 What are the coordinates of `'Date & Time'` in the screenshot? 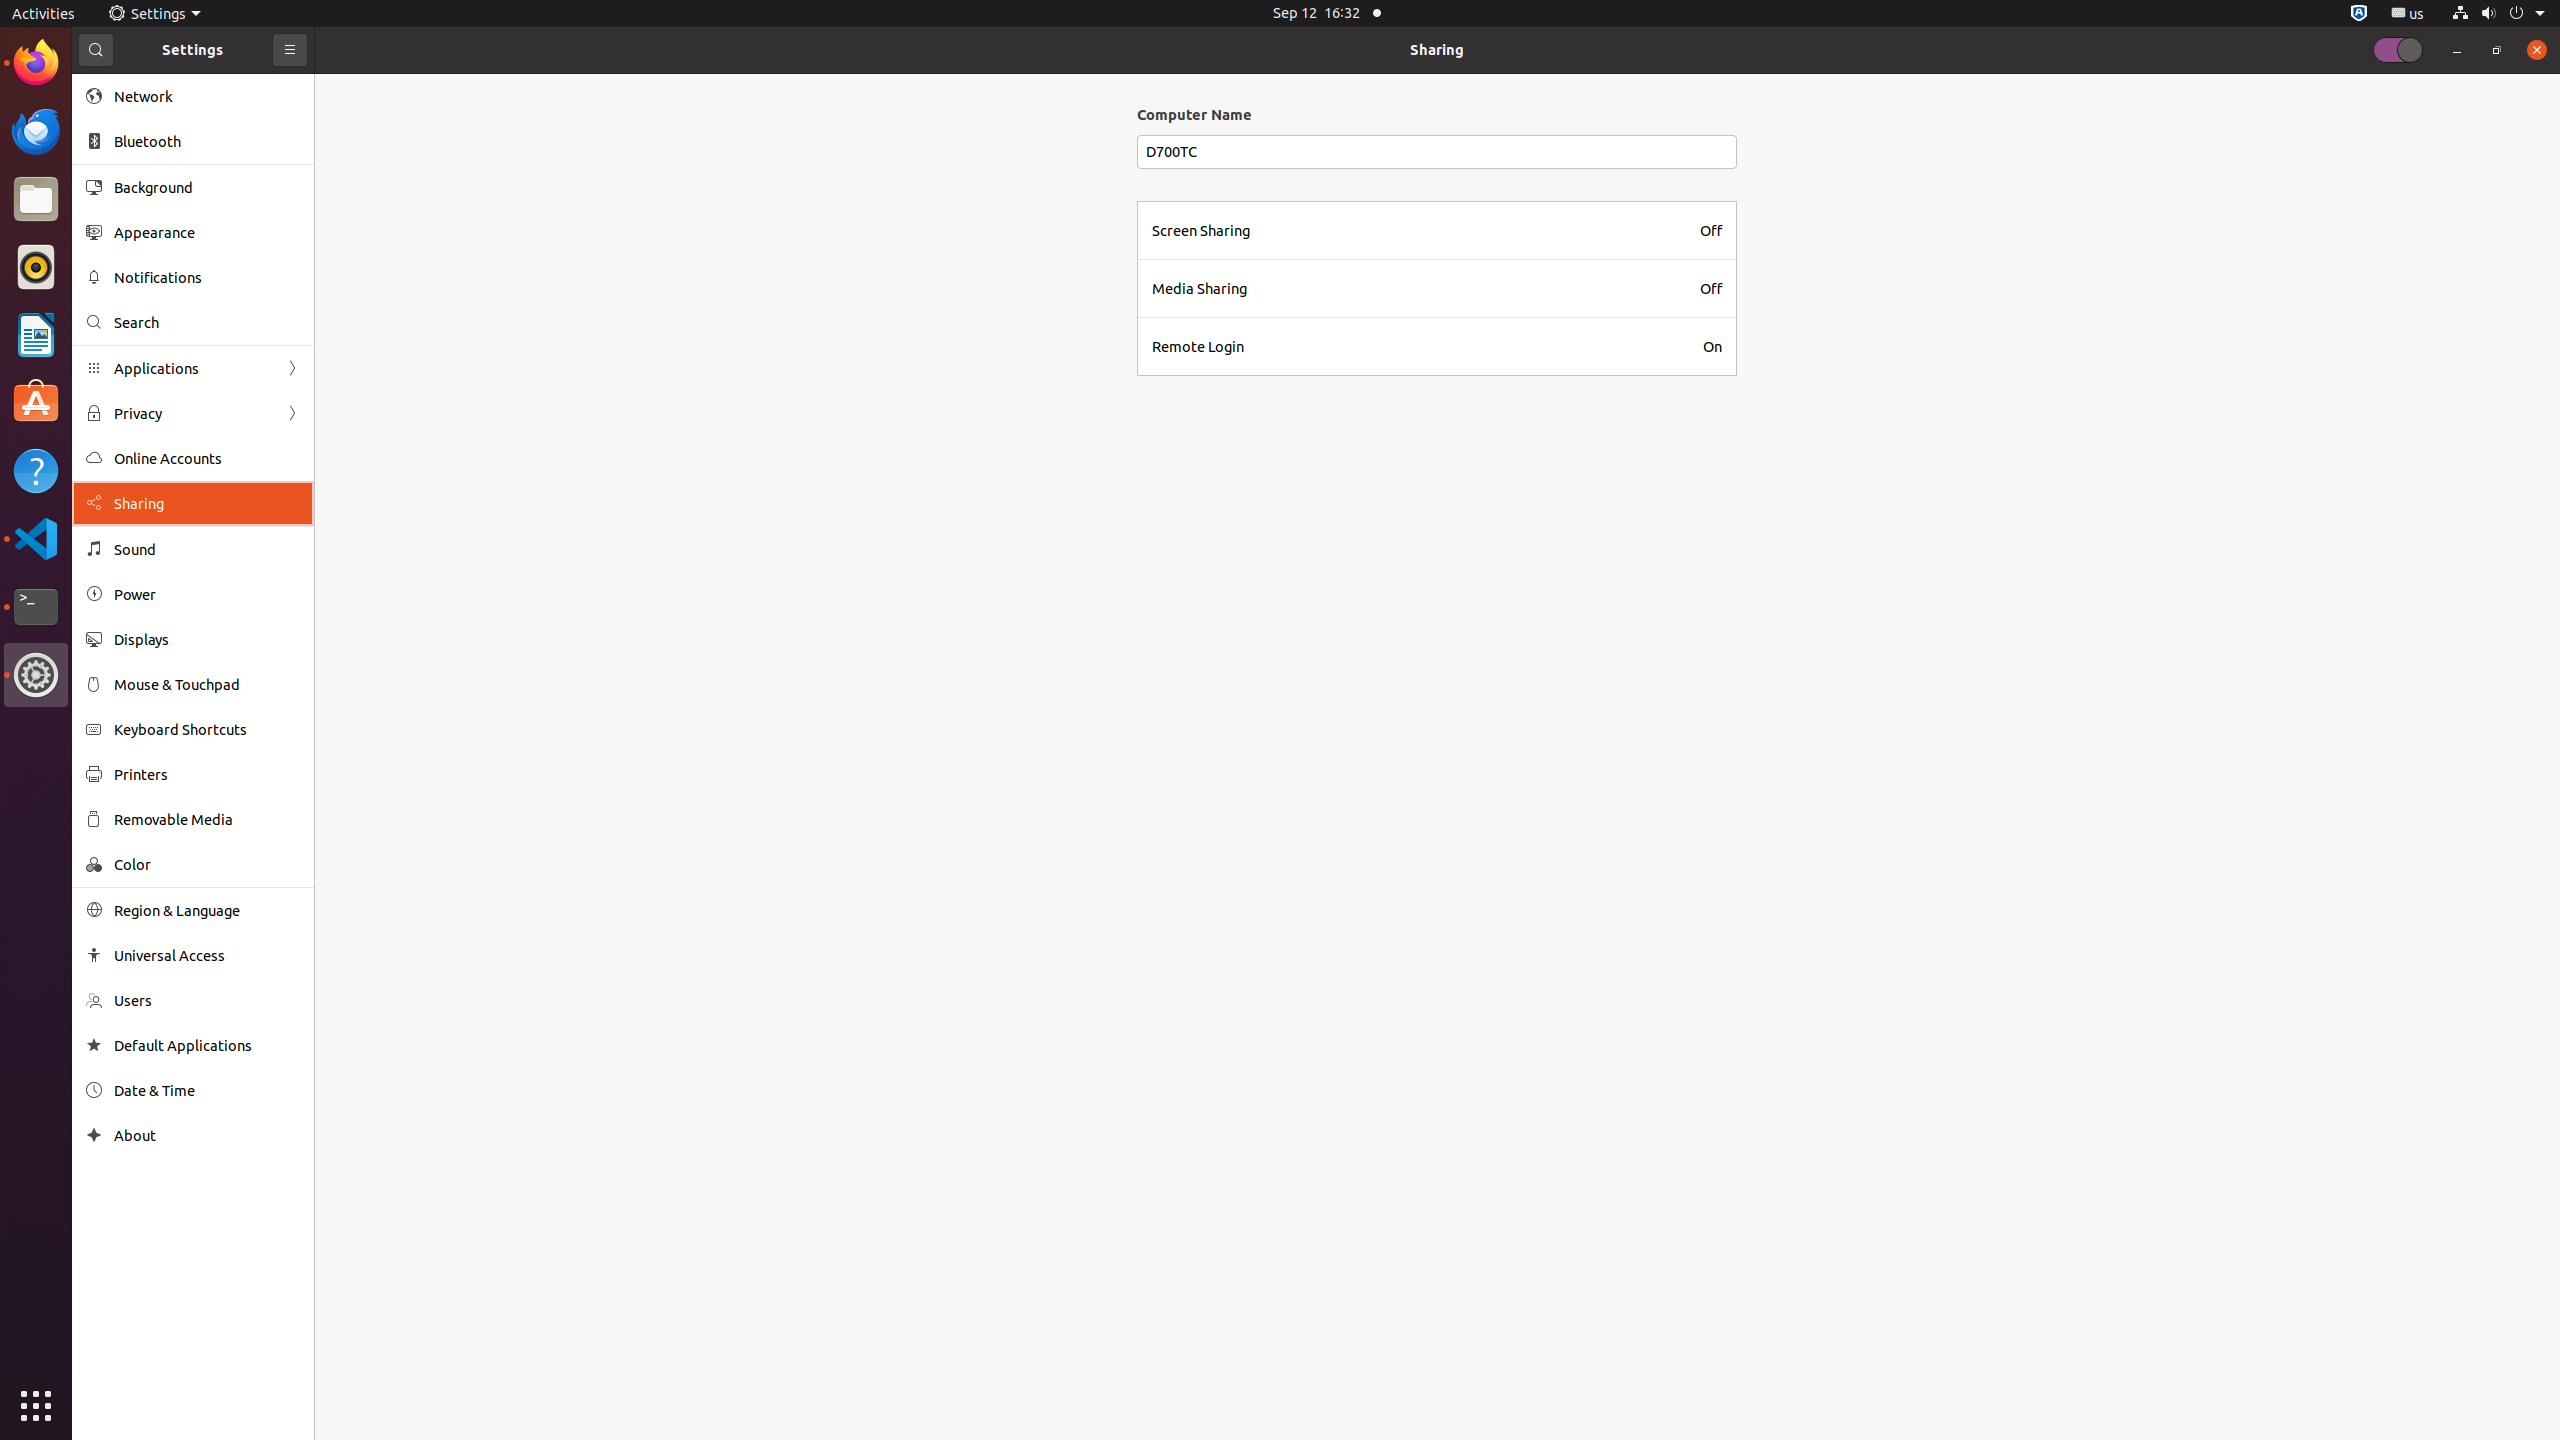 It's located at (207, 1089).